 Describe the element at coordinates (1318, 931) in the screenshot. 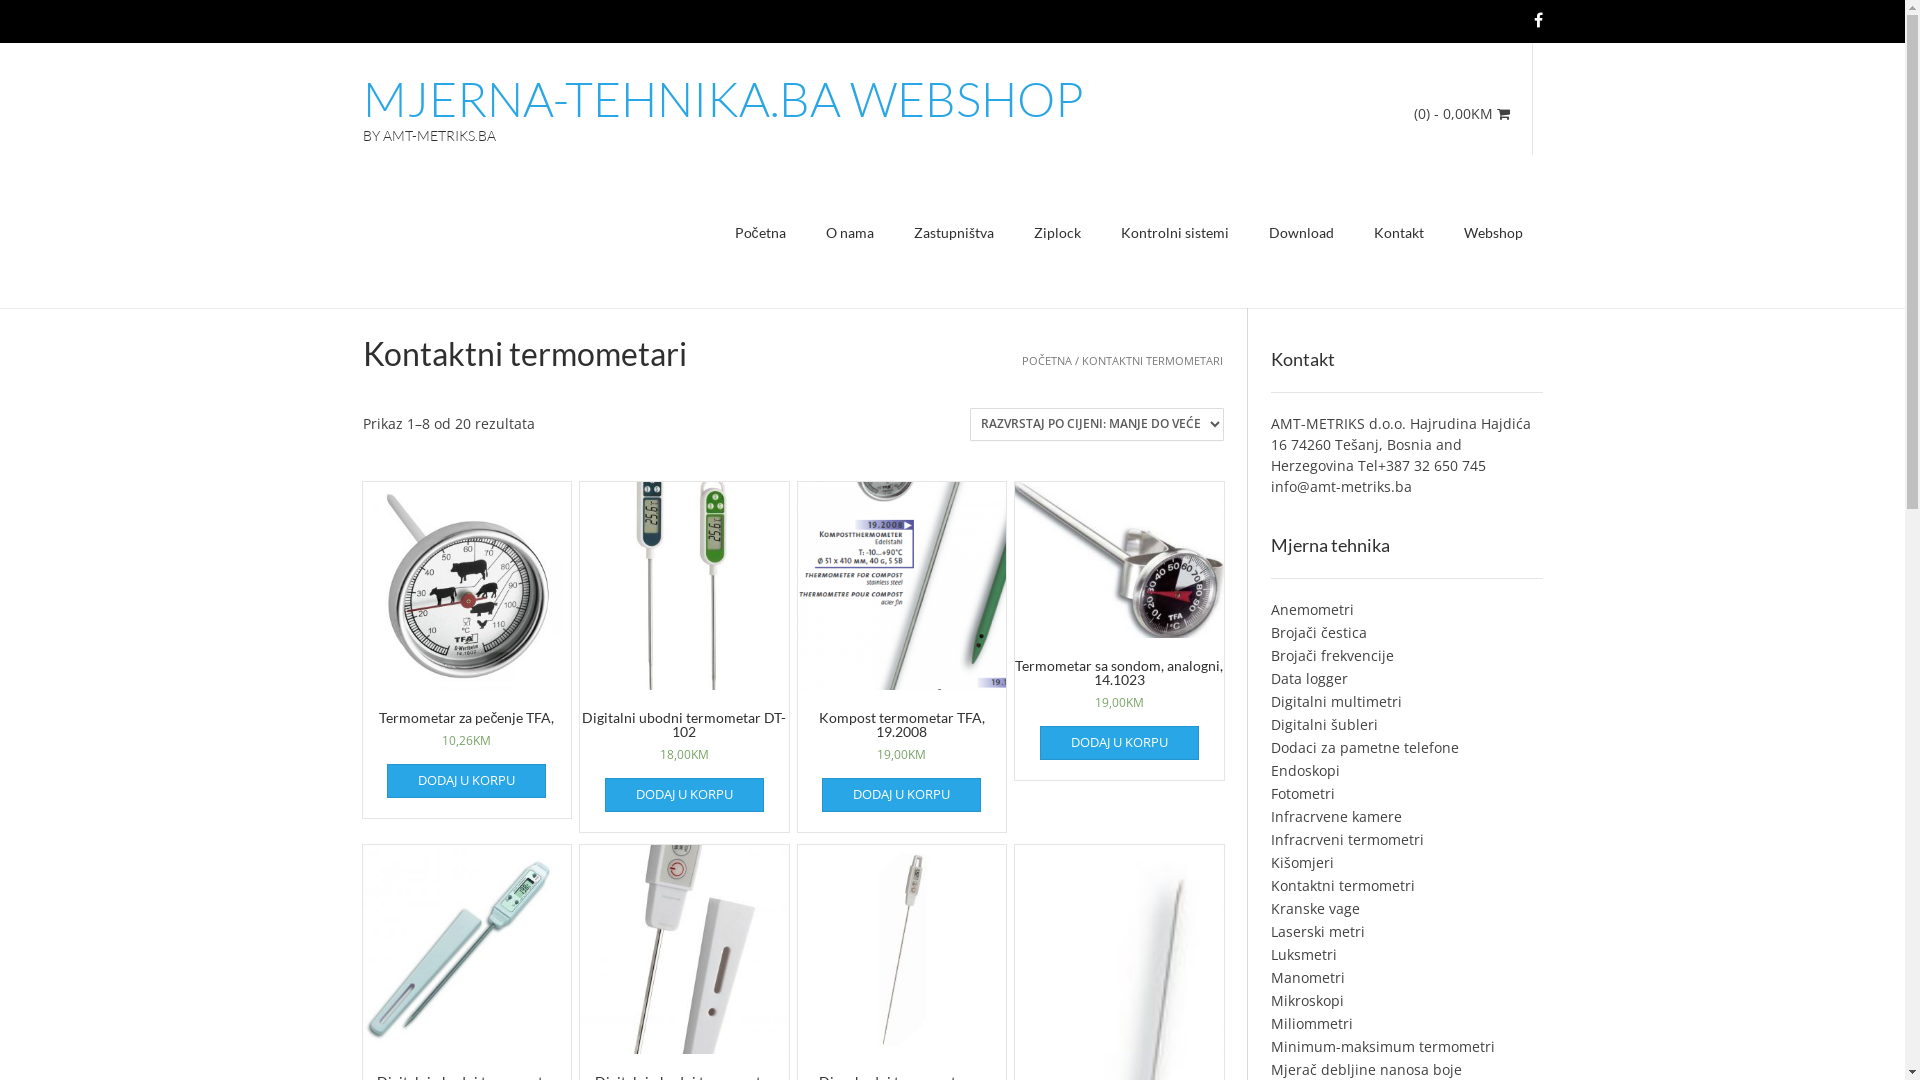

I see `'Laserski metri'` at that location.